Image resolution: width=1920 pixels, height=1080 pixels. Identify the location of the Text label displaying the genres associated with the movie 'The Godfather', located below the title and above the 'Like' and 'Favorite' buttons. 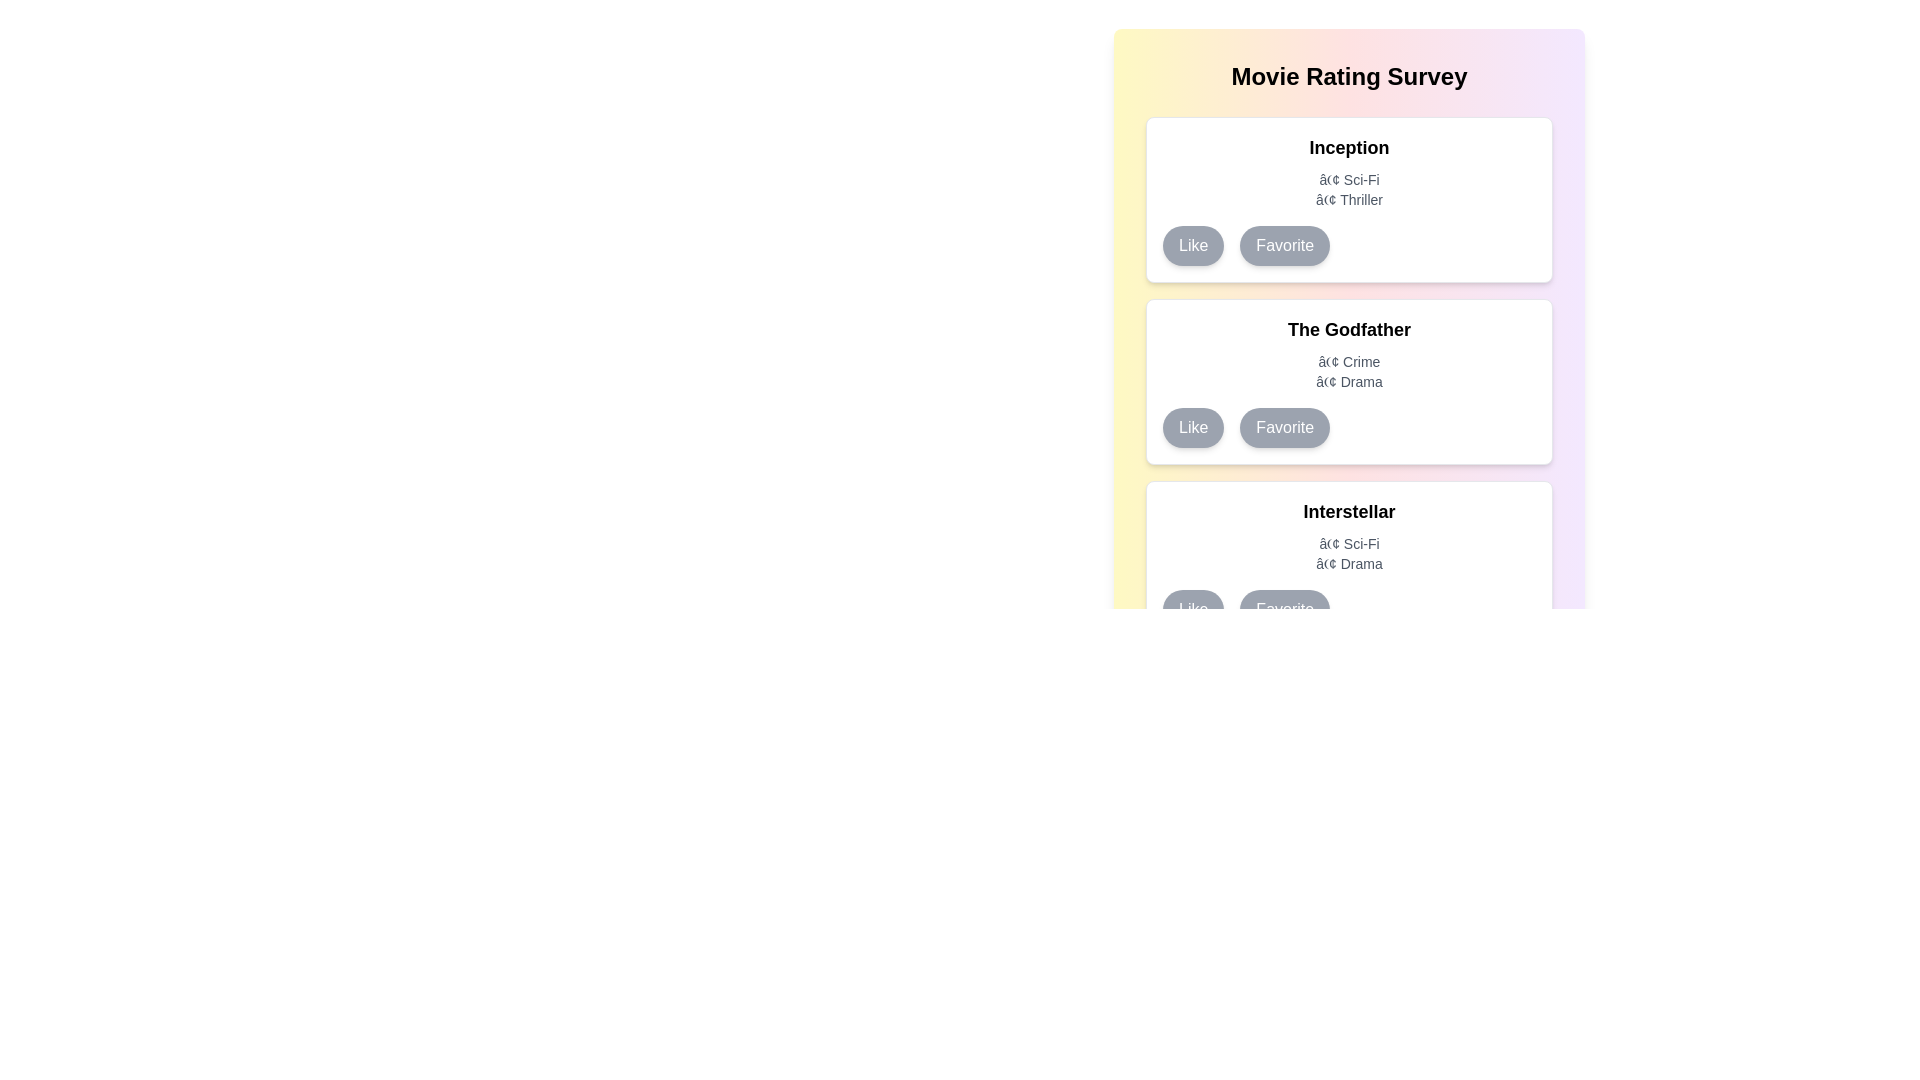
(1349, 371).